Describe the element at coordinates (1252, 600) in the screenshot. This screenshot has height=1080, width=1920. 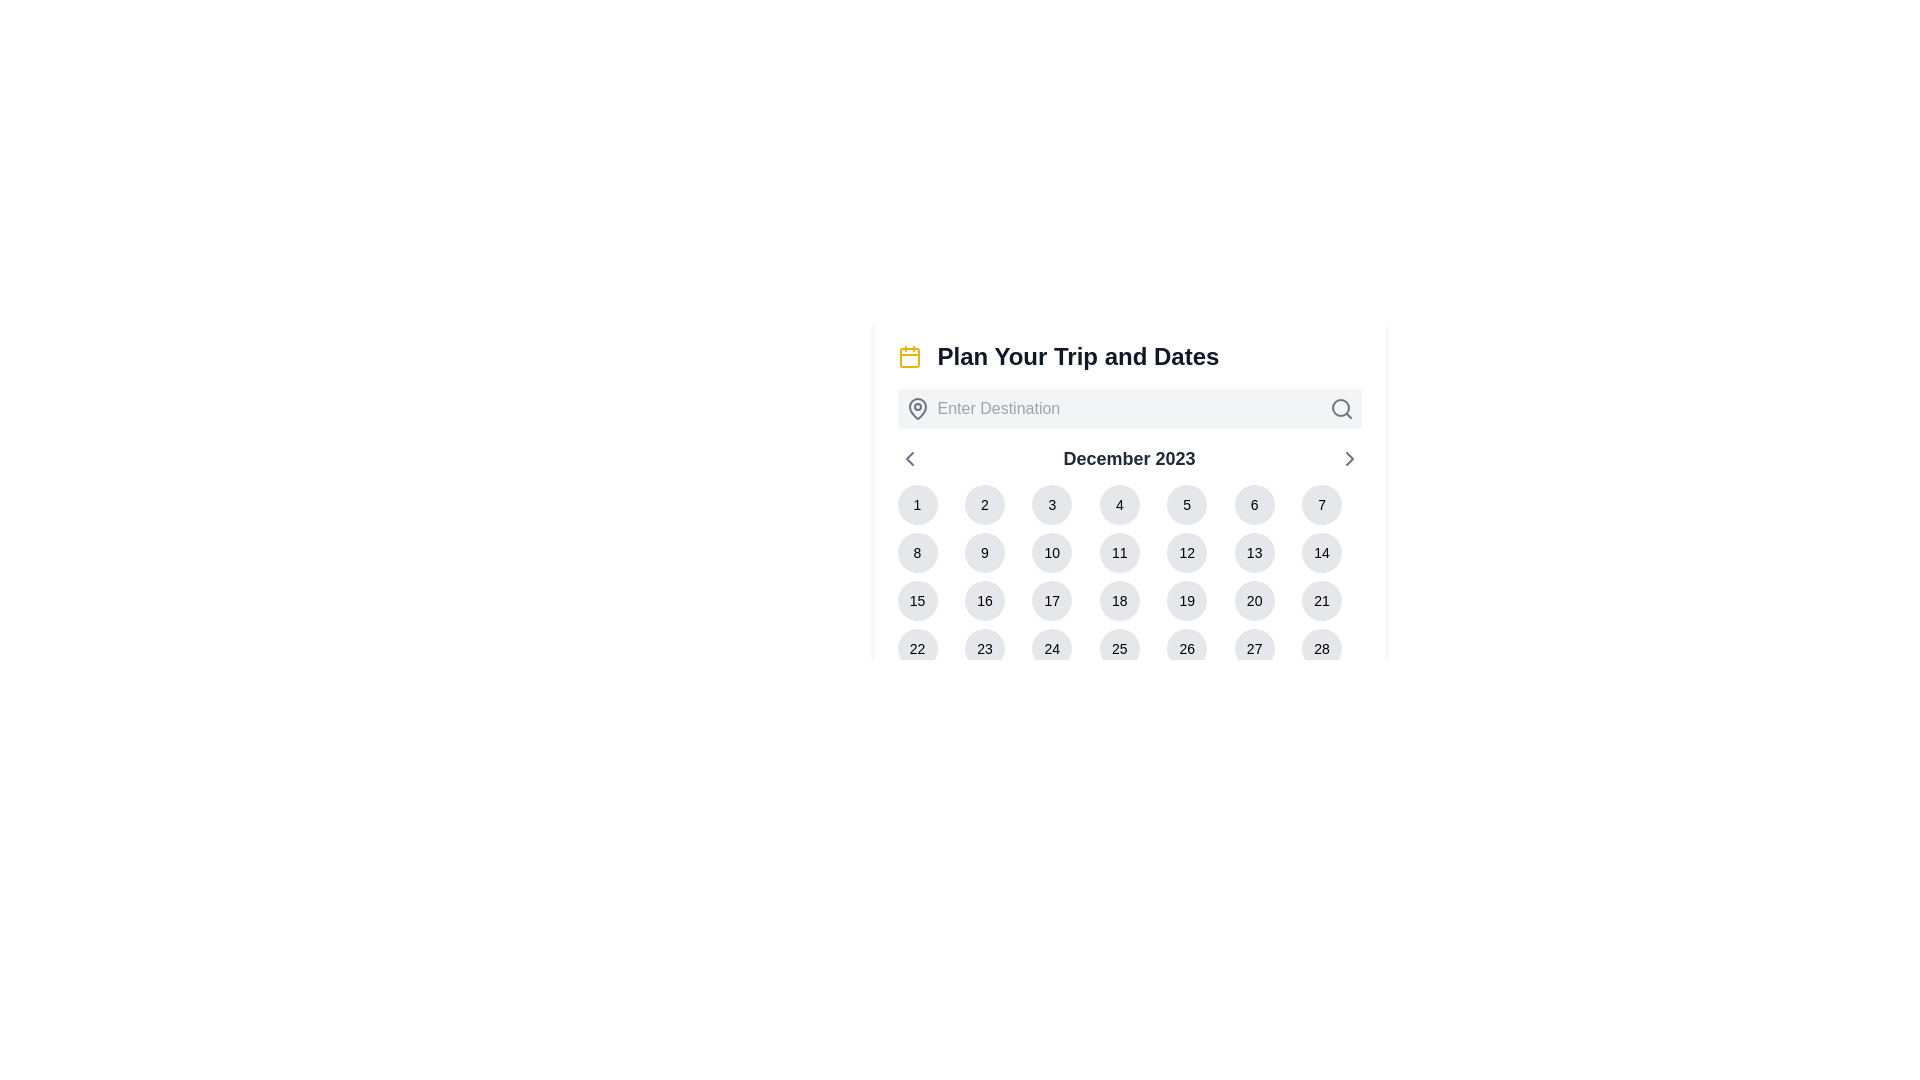
I see `the circular button labeled '20'` at that location.